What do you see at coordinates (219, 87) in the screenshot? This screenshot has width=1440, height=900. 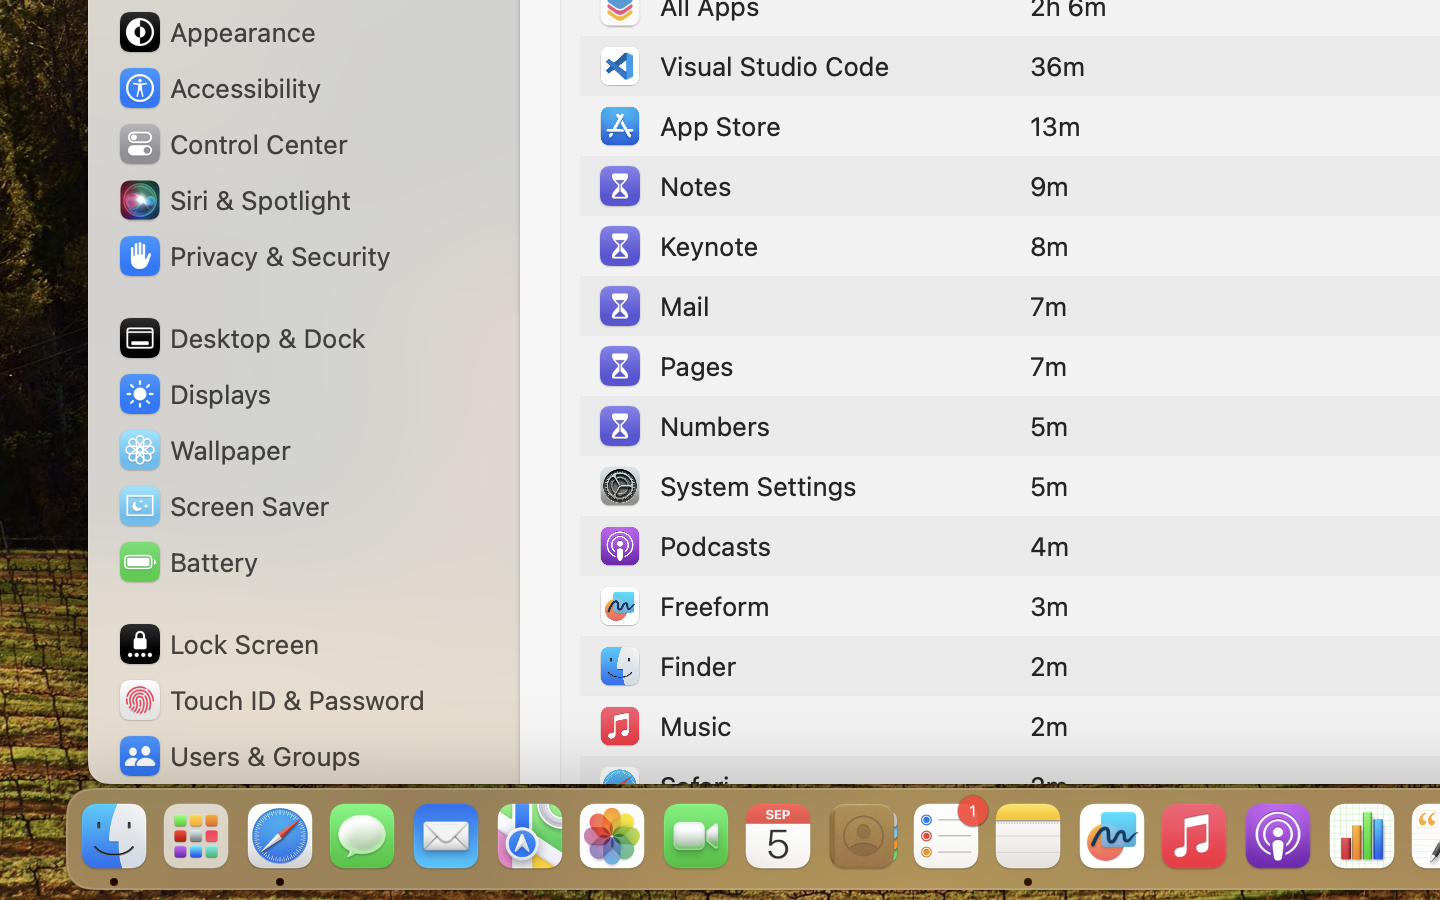 I see `'Accessibility'` at bounding box center [219, 87].